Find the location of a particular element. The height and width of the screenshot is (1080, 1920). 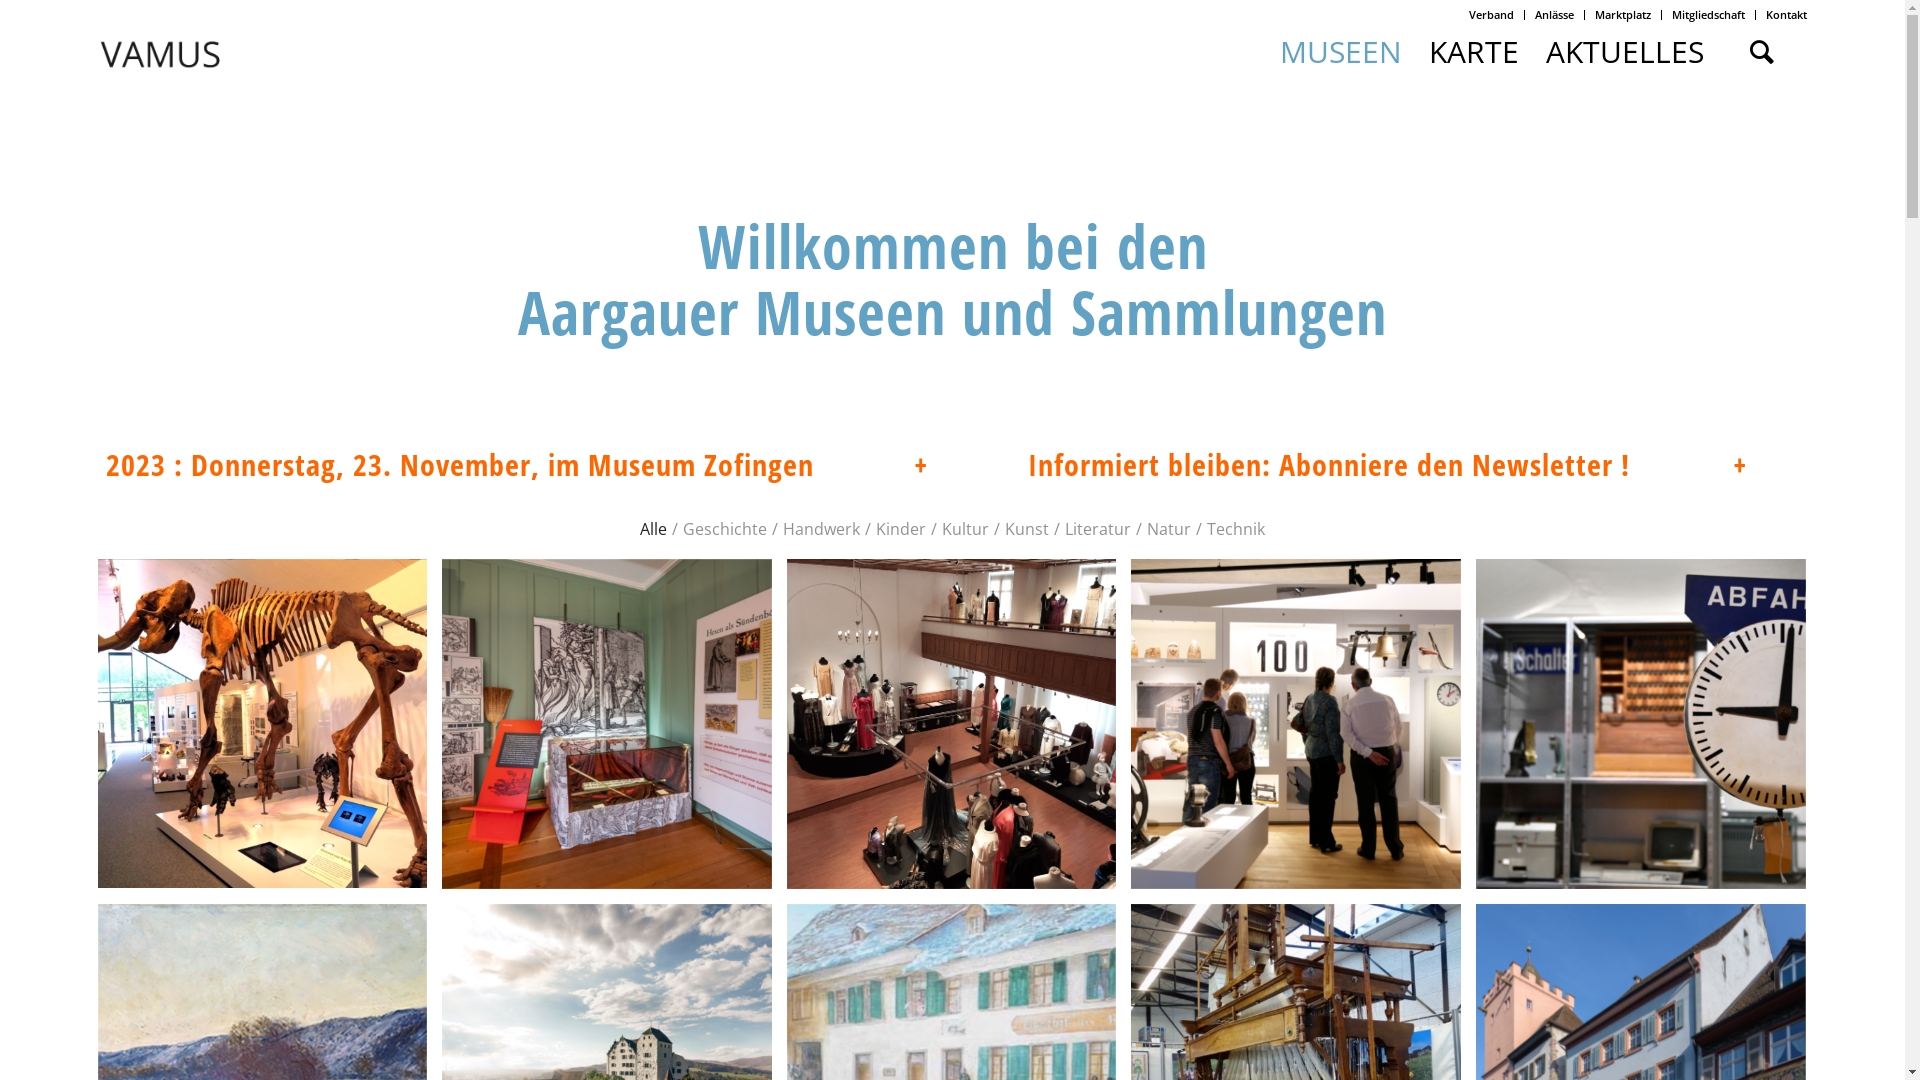

'Alle' is located at coordinates (653, 503).